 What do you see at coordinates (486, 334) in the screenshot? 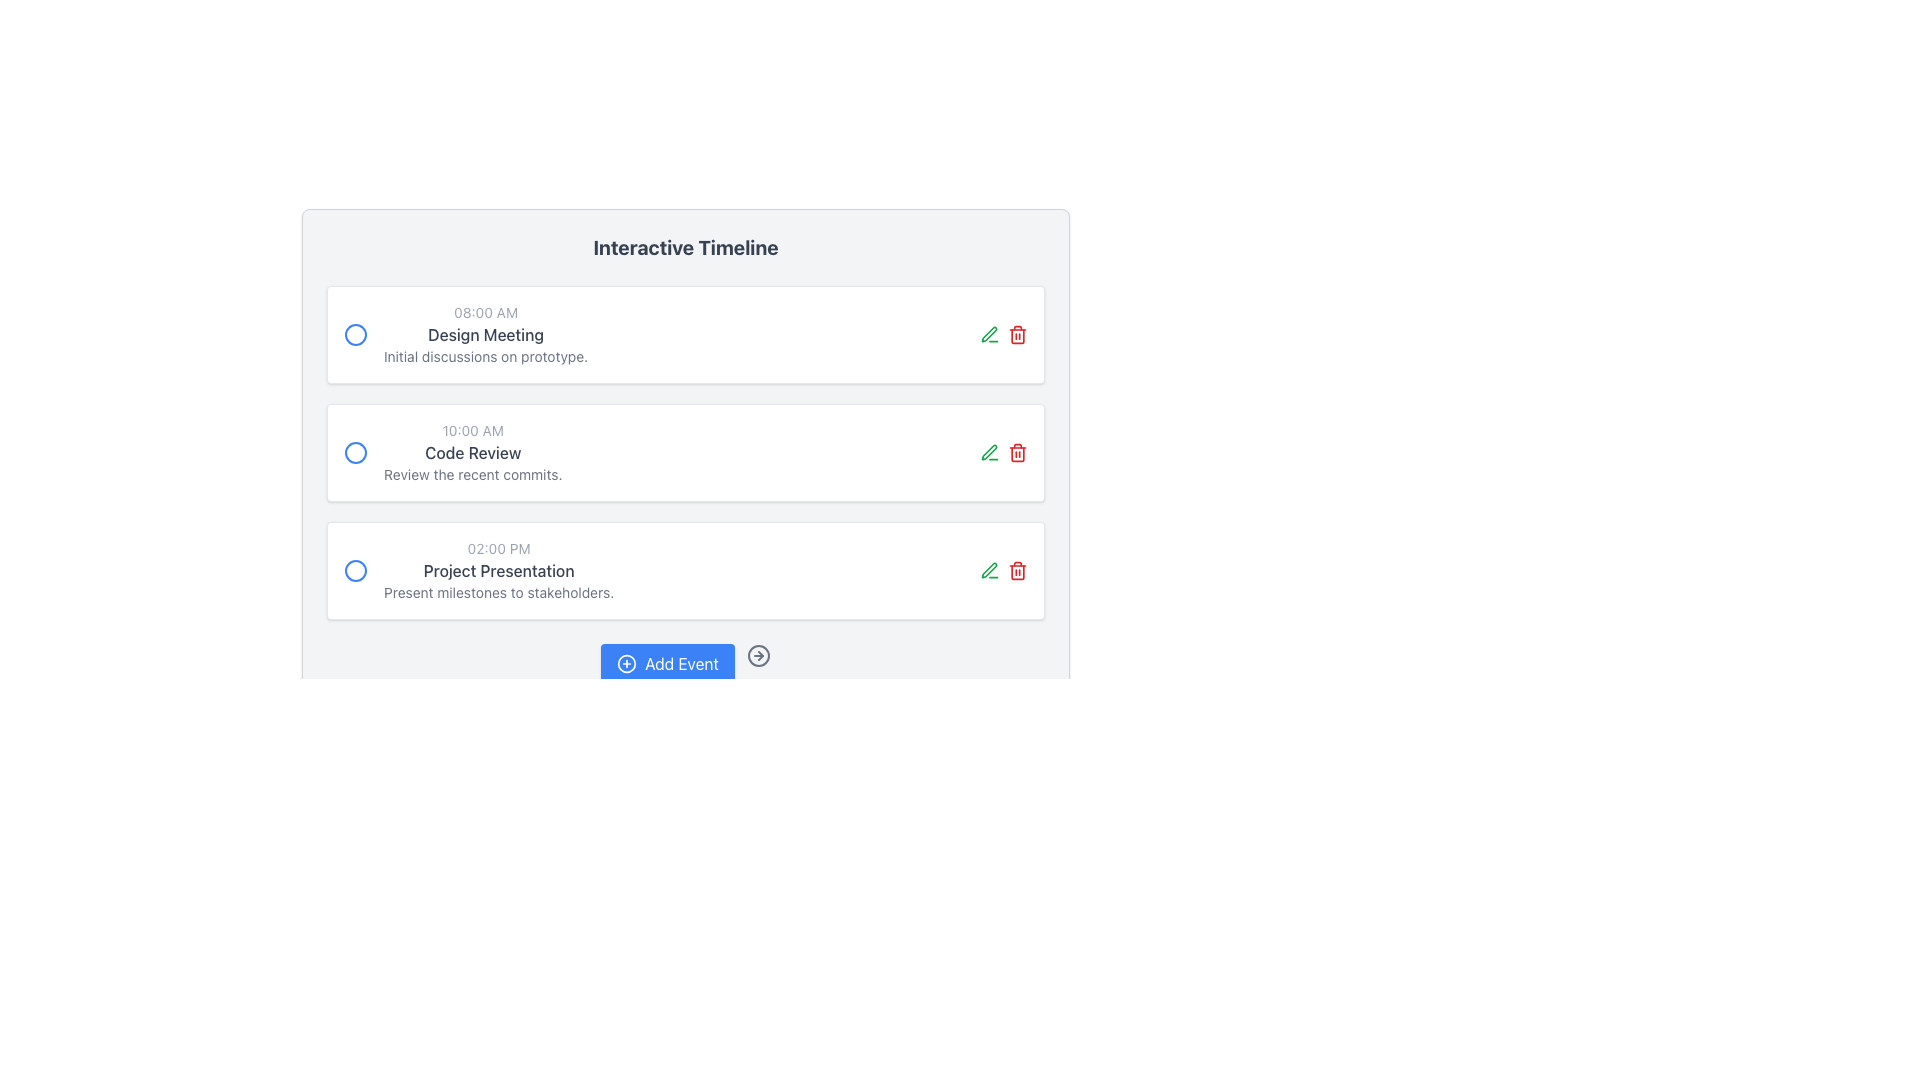
I see `the text display element that shows '08:00 AM', 'Design Meeting', and 'Initial discussions on prototype', which is the first entry in the vertical timeline list` at bounding box center [486, 334].